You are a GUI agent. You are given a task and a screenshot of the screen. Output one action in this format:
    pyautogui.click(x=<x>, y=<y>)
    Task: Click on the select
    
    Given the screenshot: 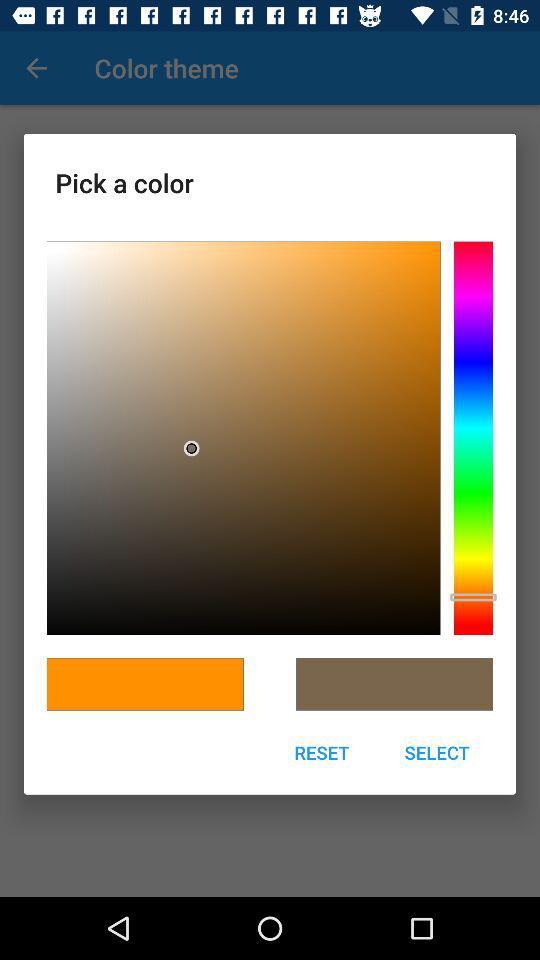 What is the action you would take?
    pyautogui.click(x=436, y=751)
    